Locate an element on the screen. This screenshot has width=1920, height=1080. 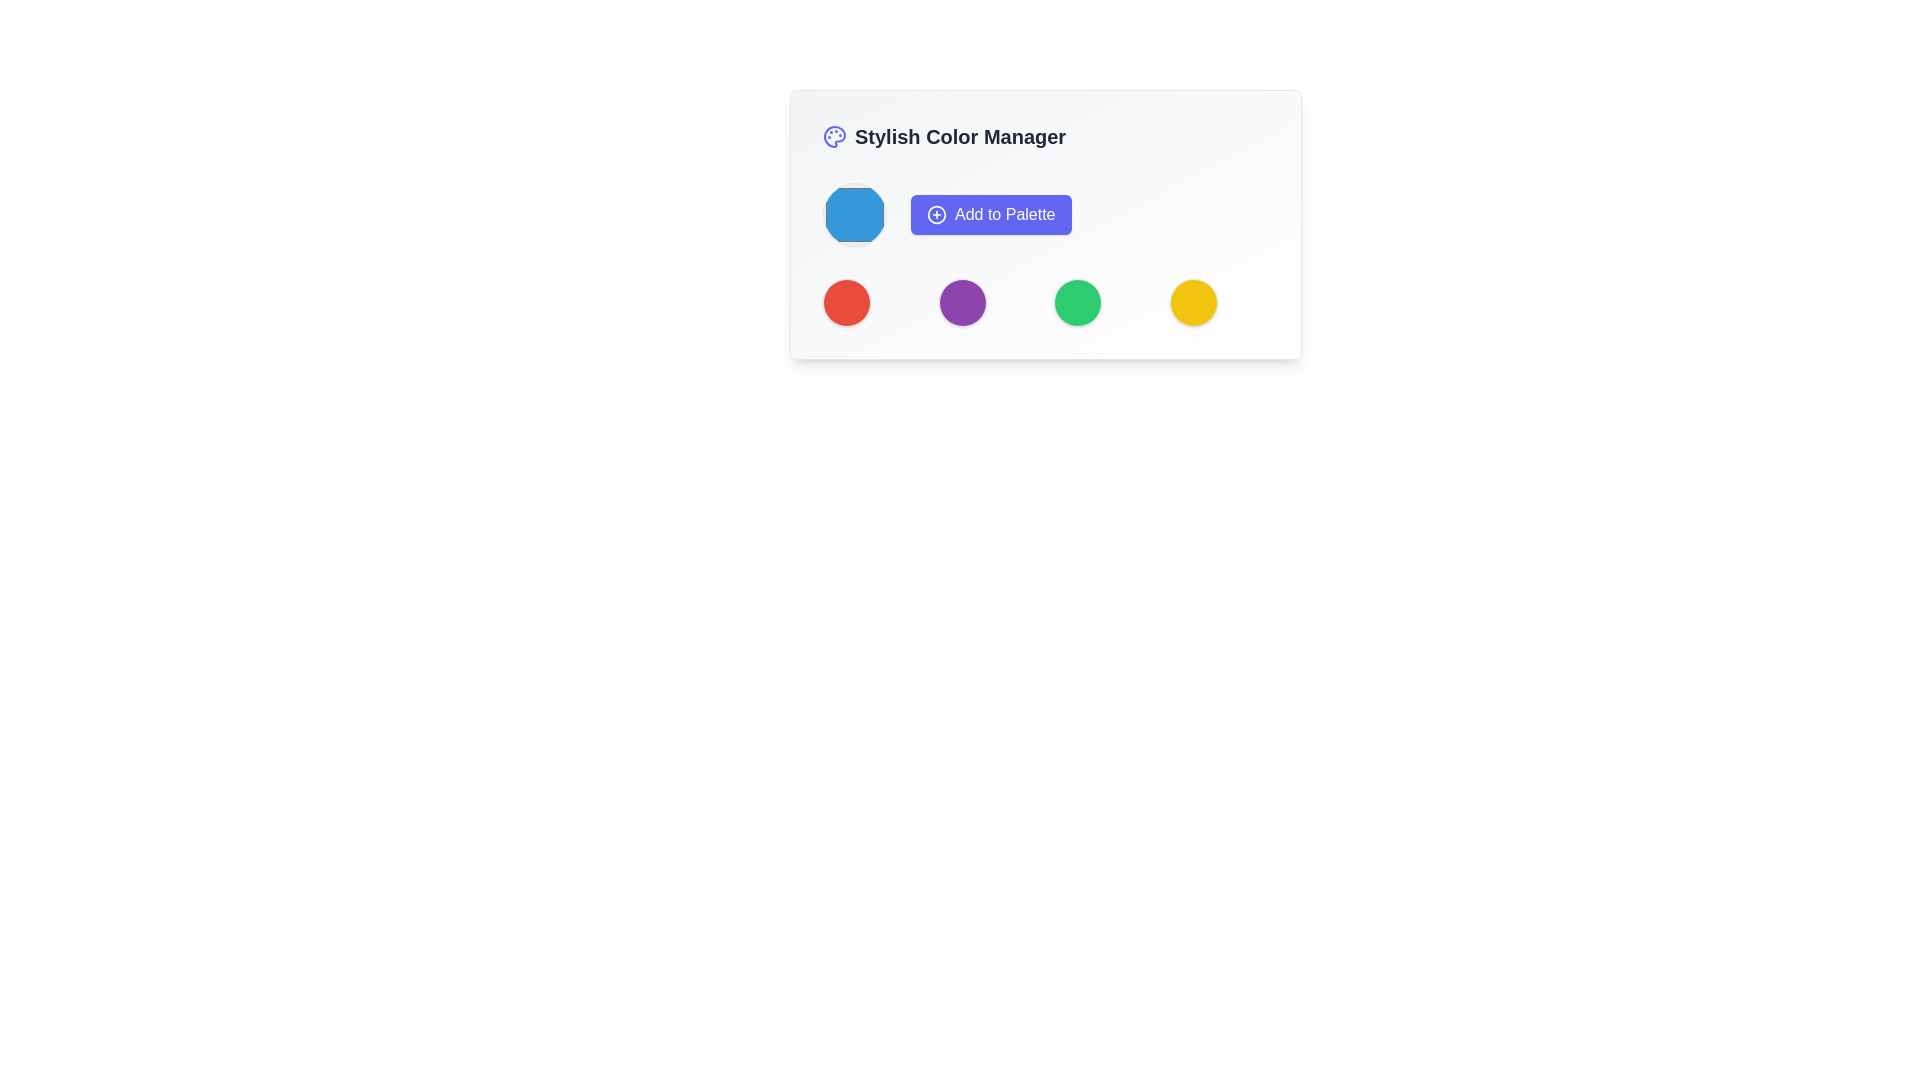
circular decorative graphic element outlined within the plus symbol SVG icon located in the top-right area of the component card using development tools is located at coordinates (935, 215).